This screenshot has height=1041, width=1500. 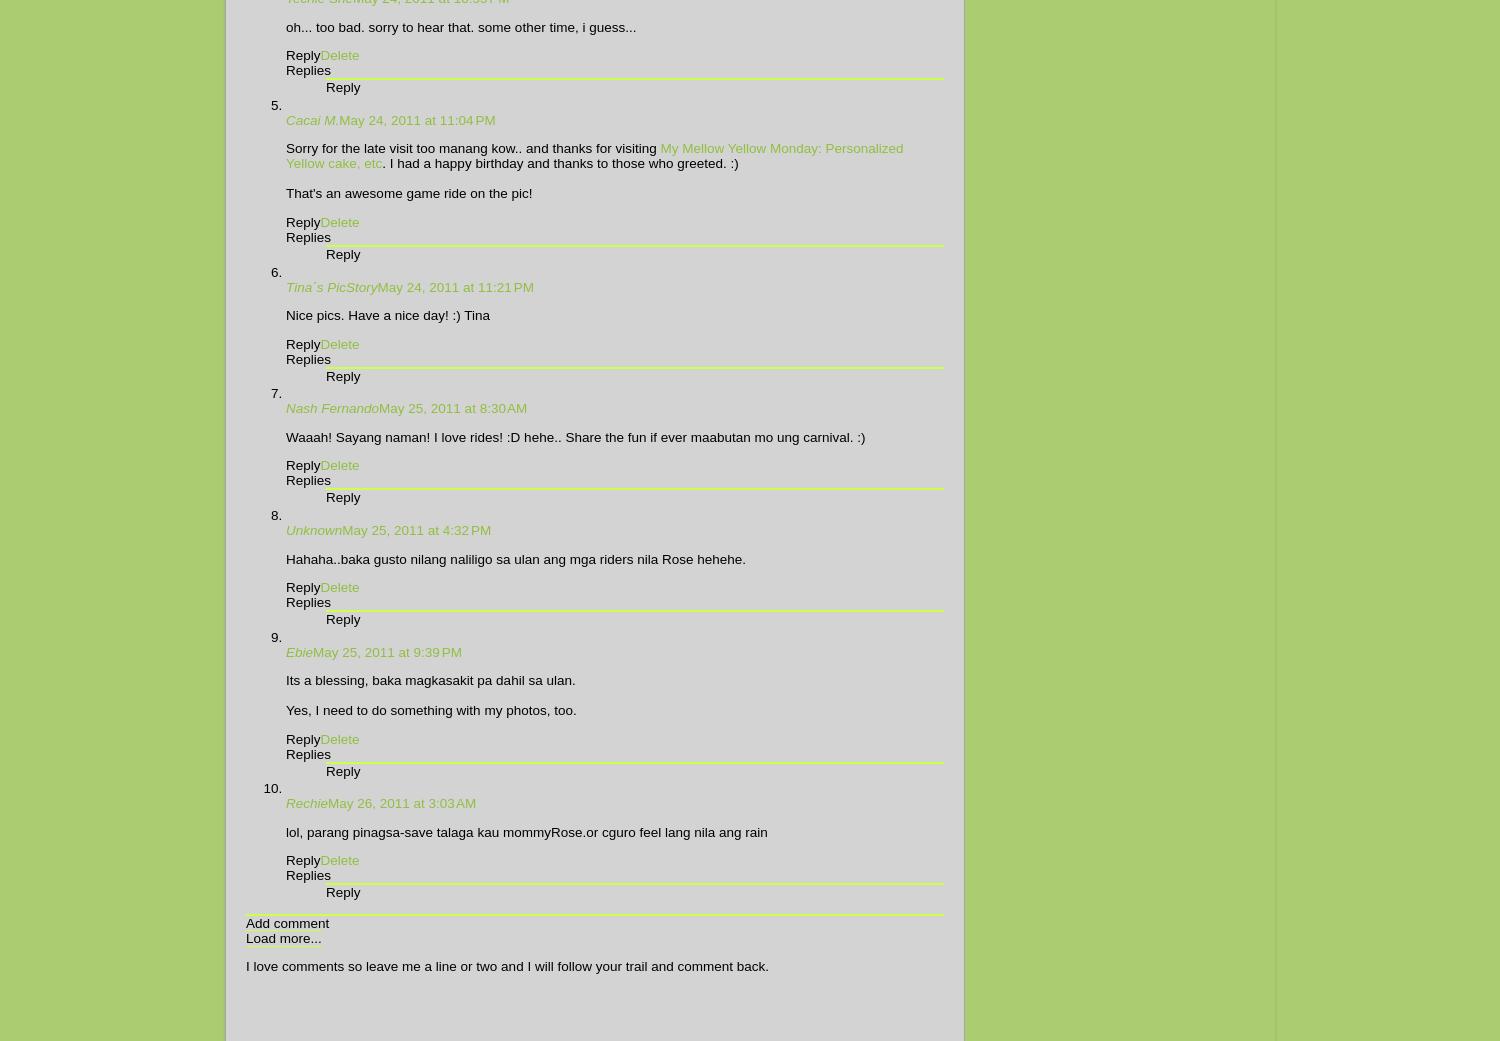 What do you see at coordinates (286, 709) in the screenshot?
I see `'Yes, I need to do something with my photos, too.'` at bounding box center [286, 709].